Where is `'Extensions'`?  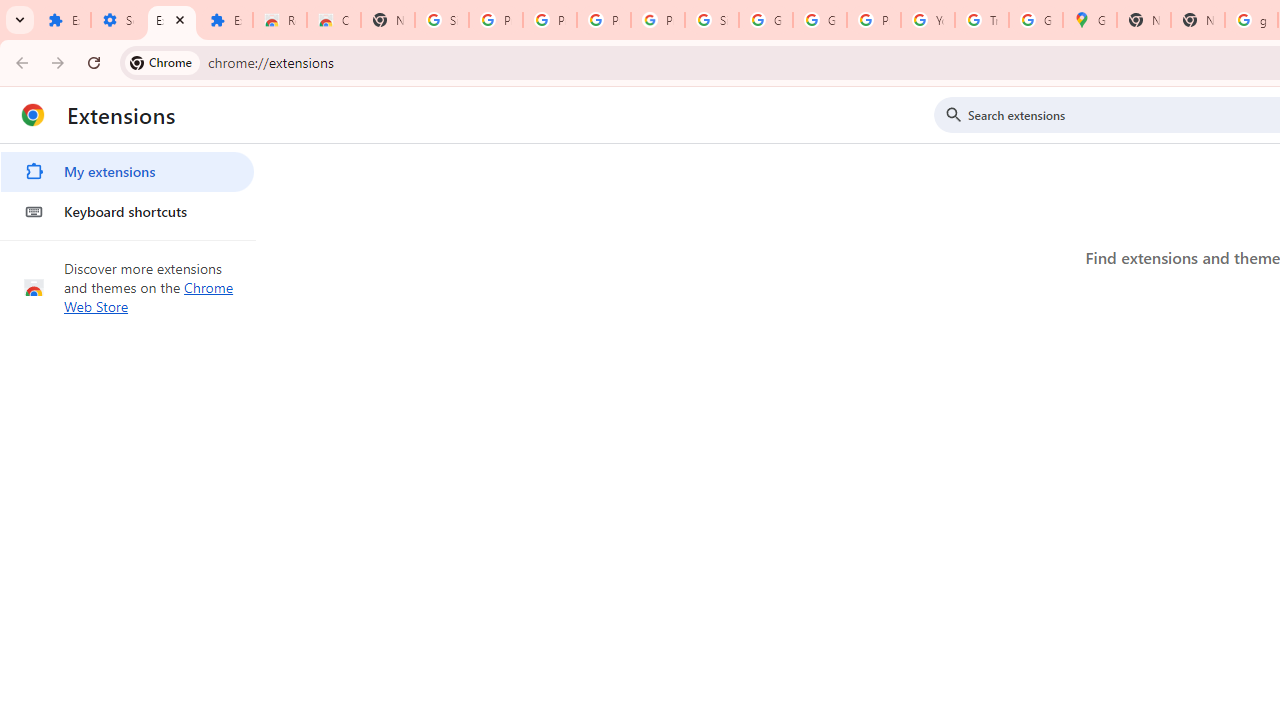
'Extensions' is located at coordinates (171, 20).